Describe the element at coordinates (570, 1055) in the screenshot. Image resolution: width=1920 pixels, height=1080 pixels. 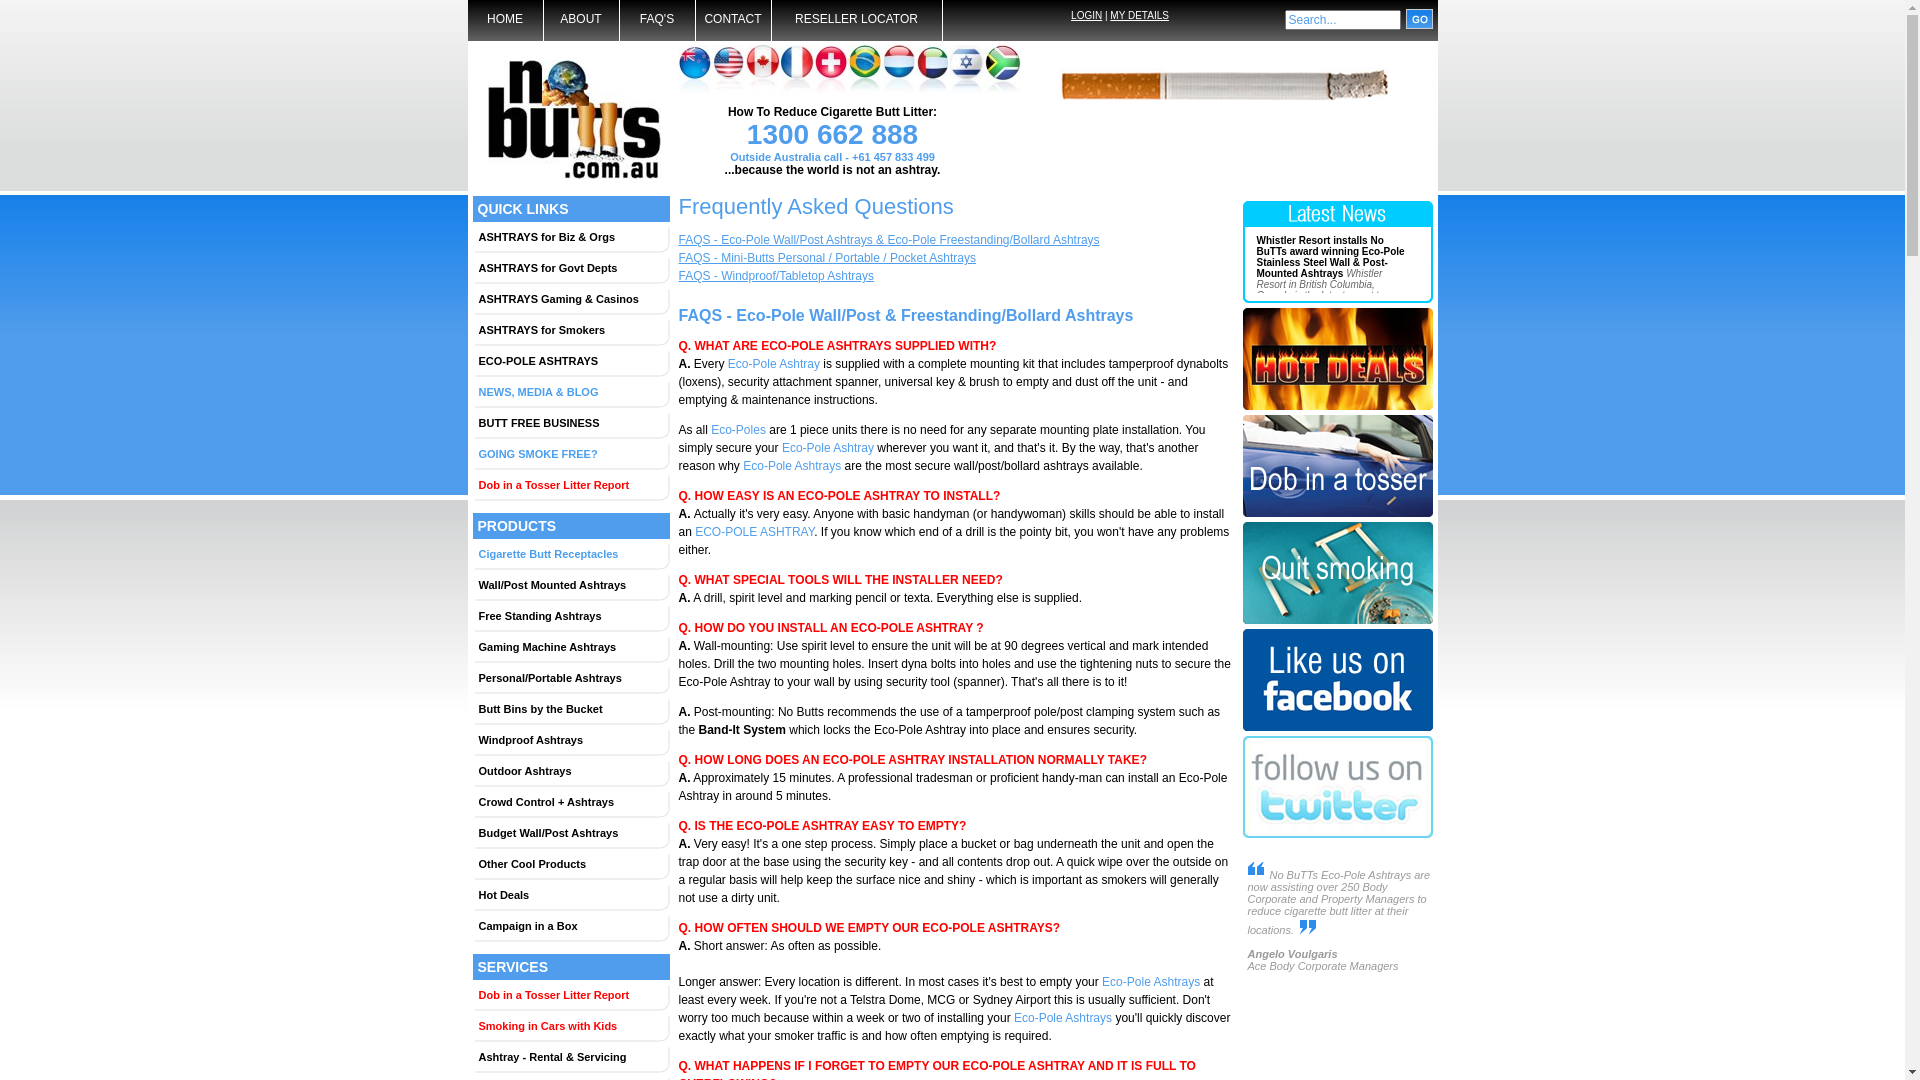
I see `'Ashtray - Rental & Servicing'` at that location.